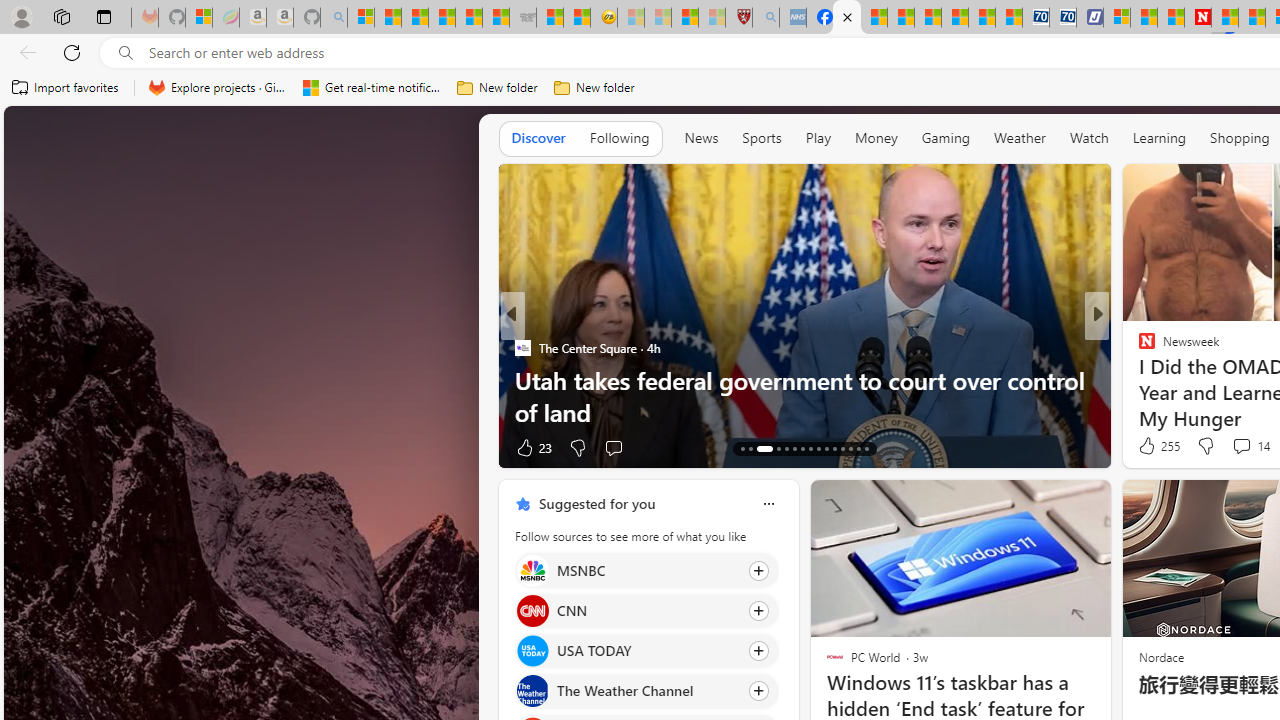 Image resolution: width=1280 pixels, height=720 pixels. What do you see at coordinates (1243, 446) in the screenshot?
I see `'View comments 24 Comment'` at bounding box center [1243, 446].